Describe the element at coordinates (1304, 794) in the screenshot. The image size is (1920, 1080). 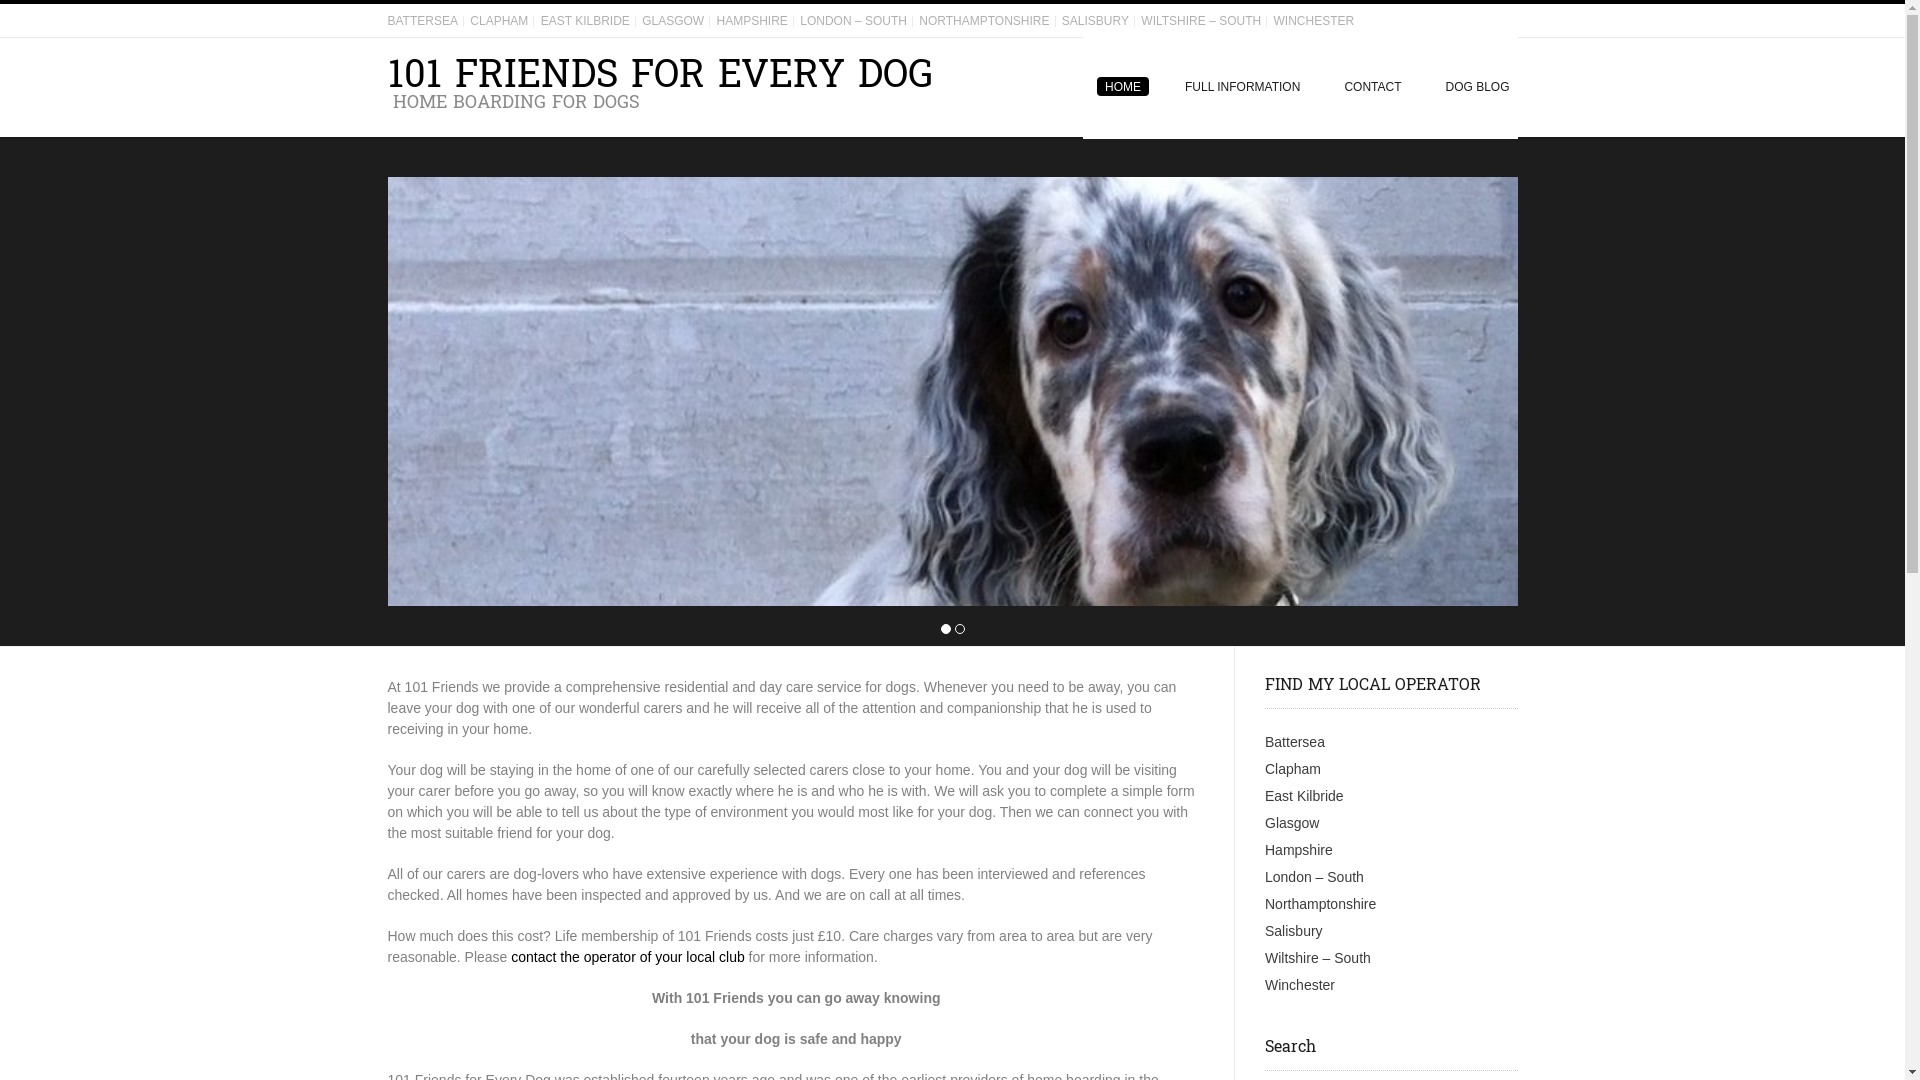
I see `'East Kilbride'` at that location.